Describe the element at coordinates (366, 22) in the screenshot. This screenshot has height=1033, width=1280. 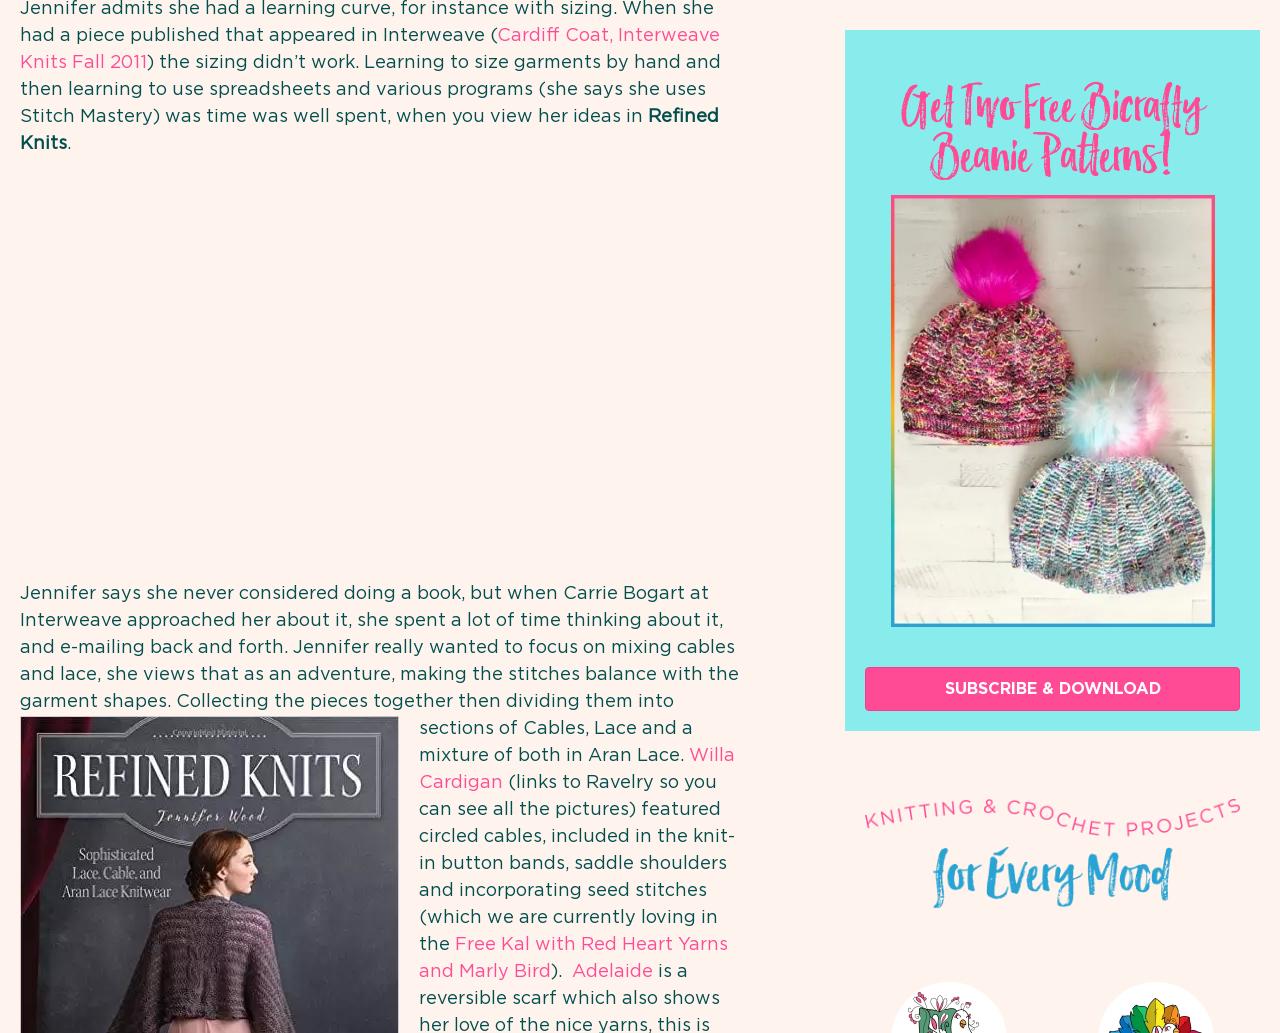
I see `'Jennifer admits she had a learning curve, for instance with sizing. When she had a piece published that appeared in Interweave ('` at that location.